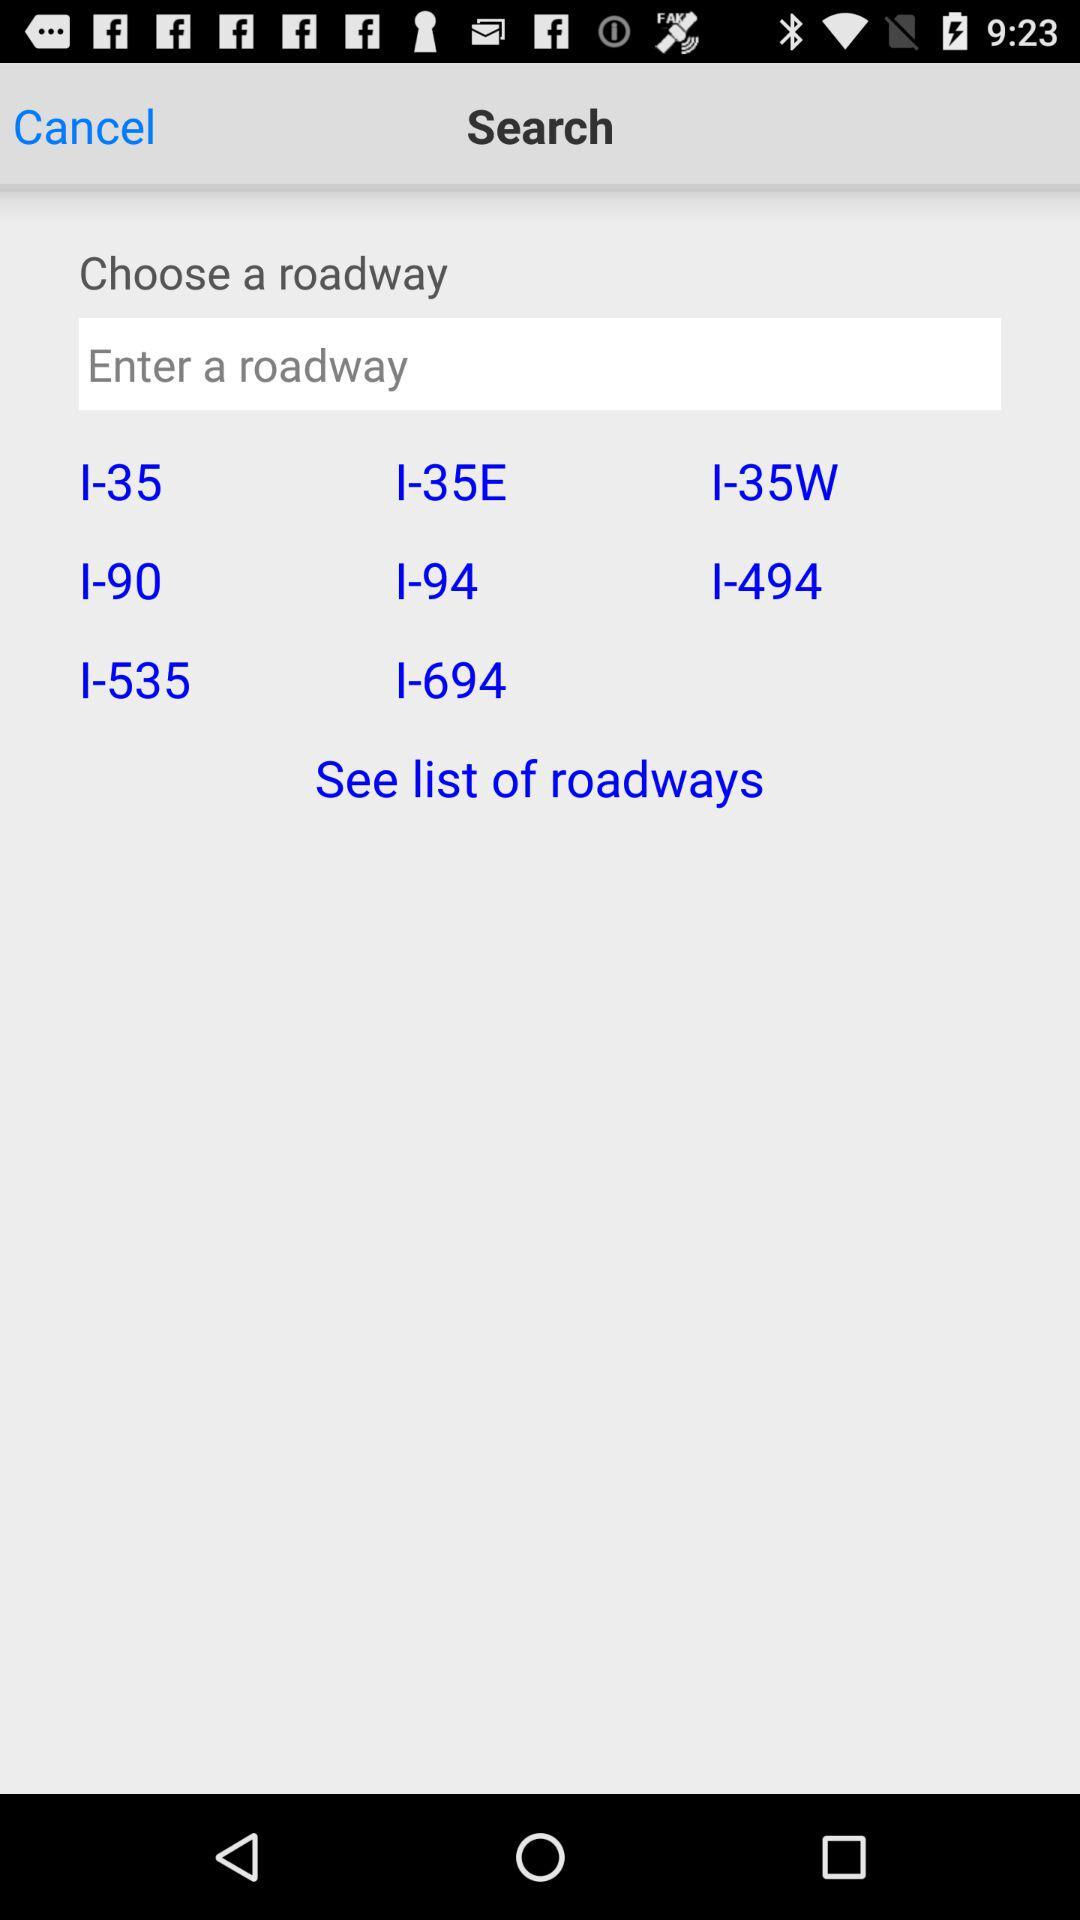  I want to click on the icon next to i-35e item, so click(855, 578).